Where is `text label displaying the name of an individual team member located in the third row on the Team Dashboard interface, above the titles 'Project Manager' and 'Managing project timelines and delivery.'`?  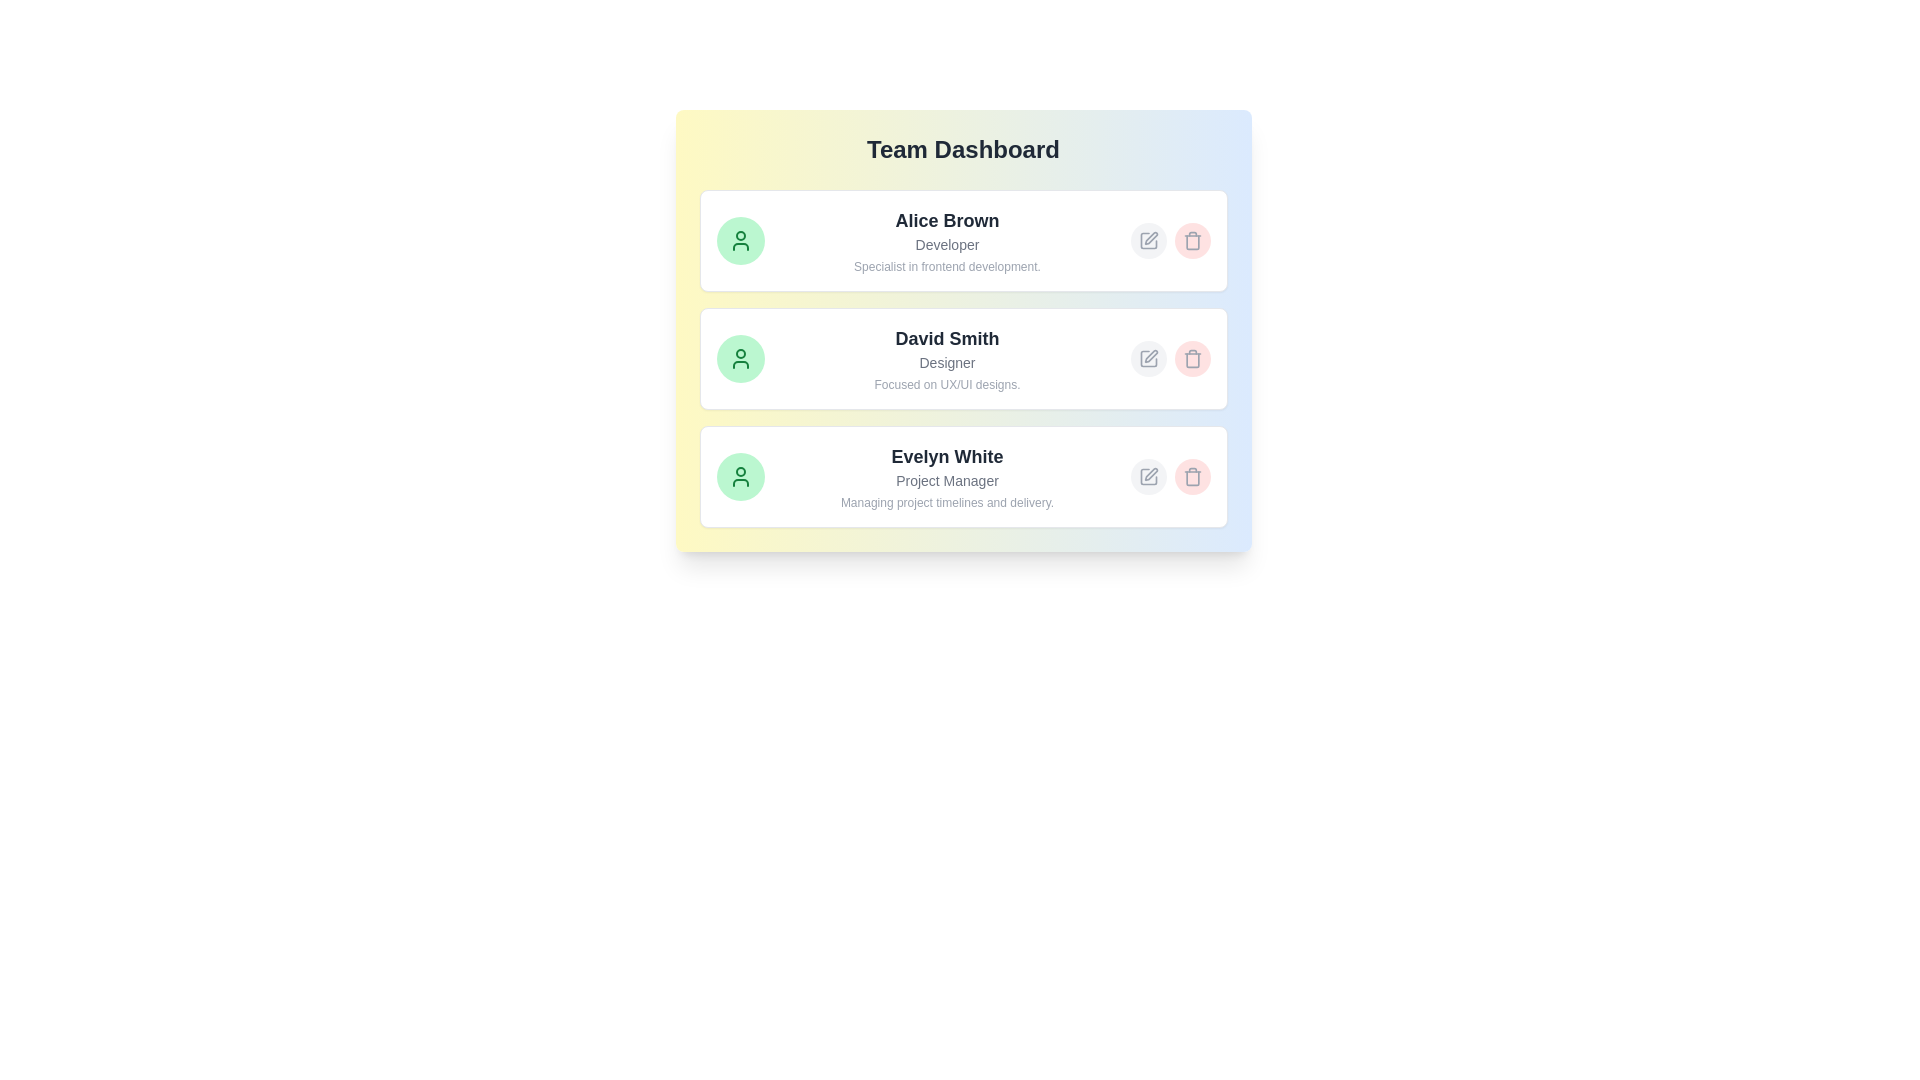
text label displaying the name of an individual team member located in the third row on the Team Dashboard interface, above the titles 'Project Manager' and 'Managing project timelines and delivery.' is located at coordinates (946, 456).